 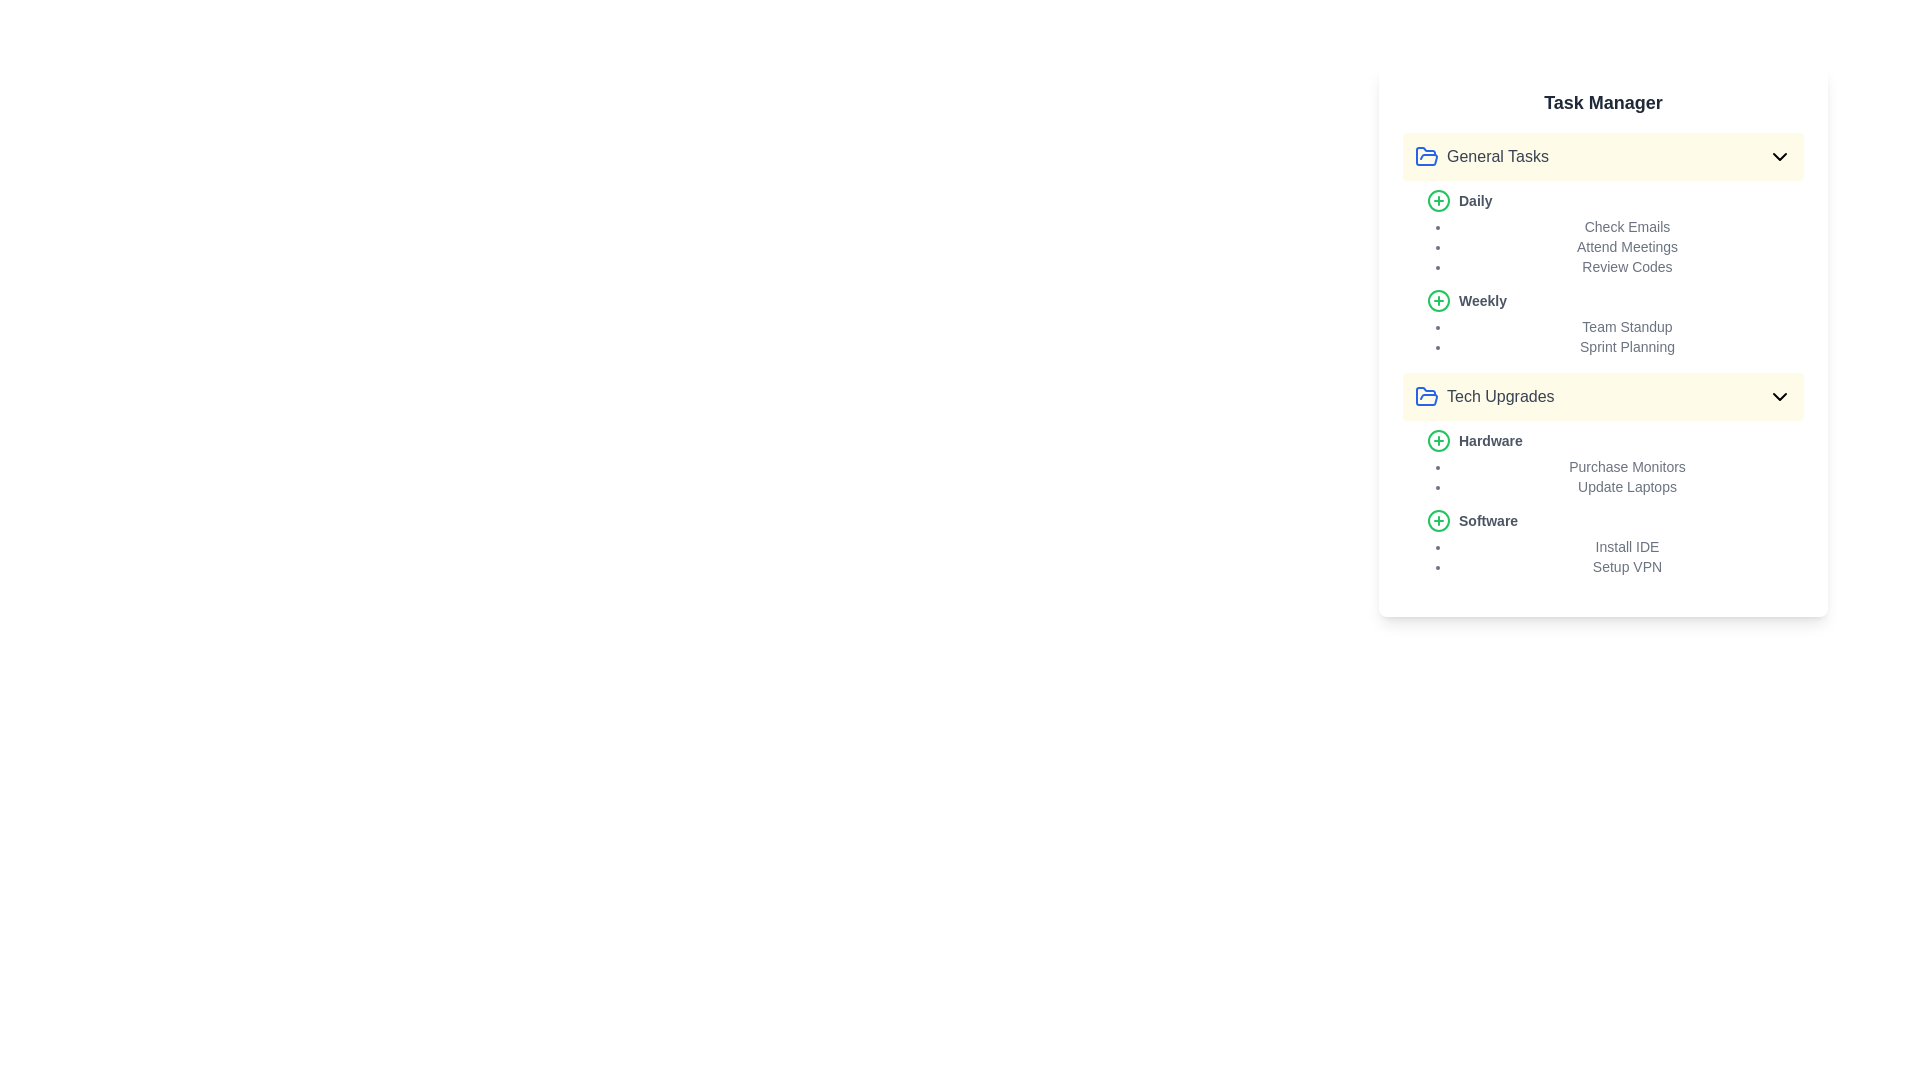 I want to click on the bulleted list under the 'Software' section, so click(x=1615, y=543).